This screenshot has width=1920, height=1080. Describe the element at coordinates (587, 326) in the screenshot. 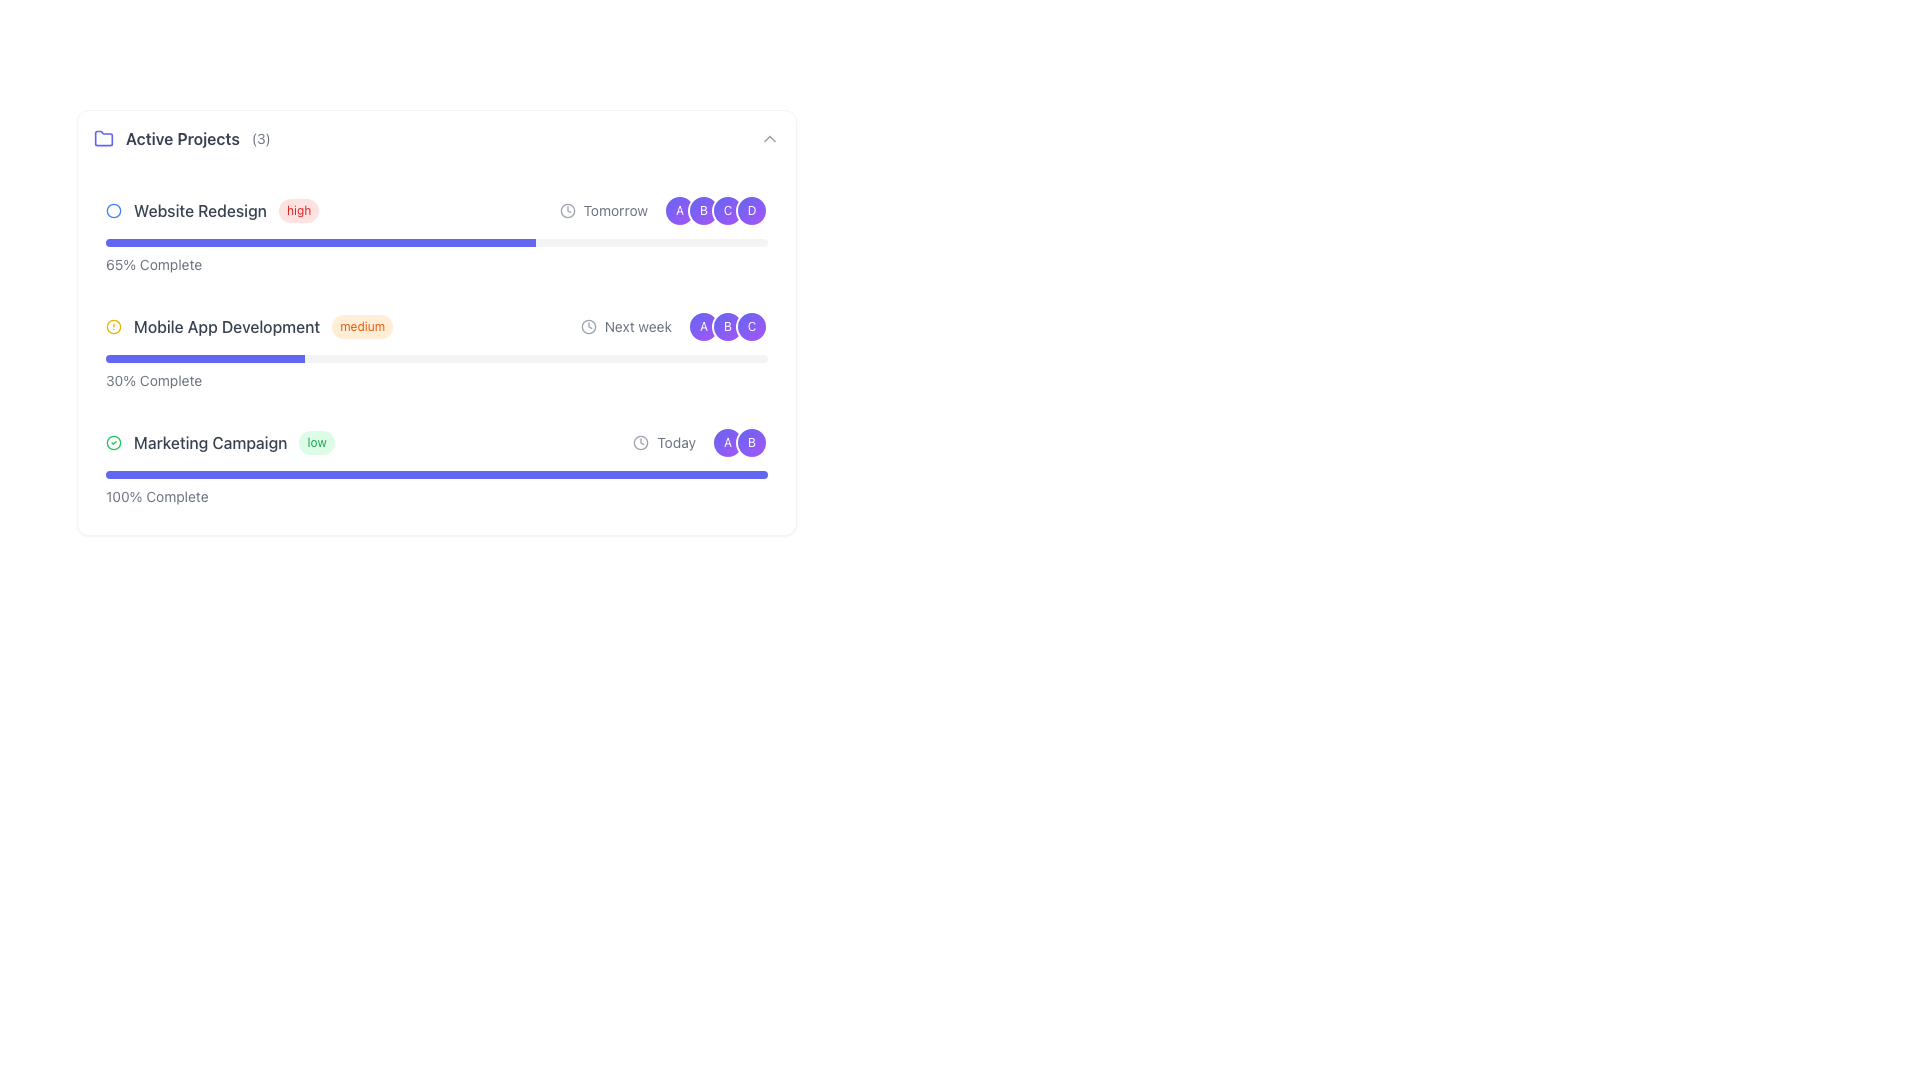

I see `the small circular icon with a clock symbol located to the left of the text 'Next week'` at that location.